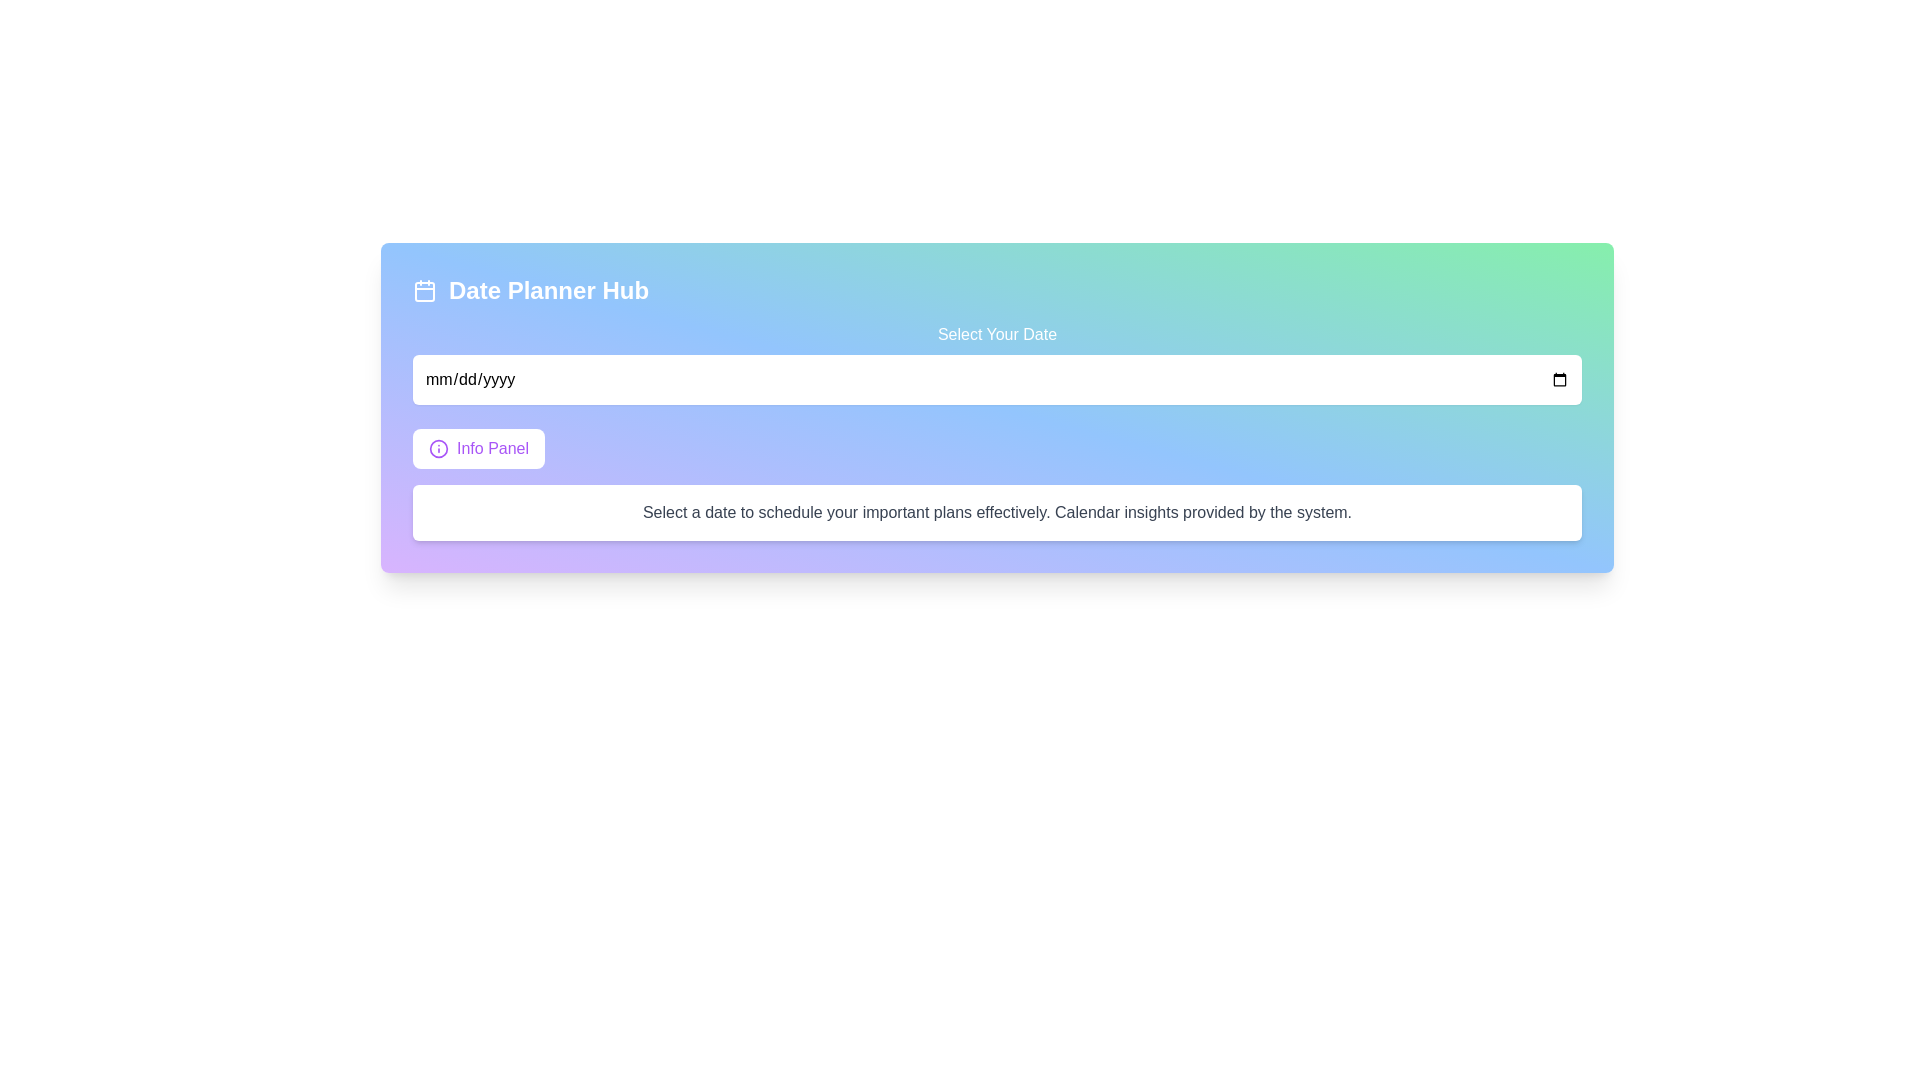  Describe the element at coordinates (437, 447) in the screenshot. I see `the circular information icon positioned to the left of the 'Info Panel' text label in the user interface` at that location.